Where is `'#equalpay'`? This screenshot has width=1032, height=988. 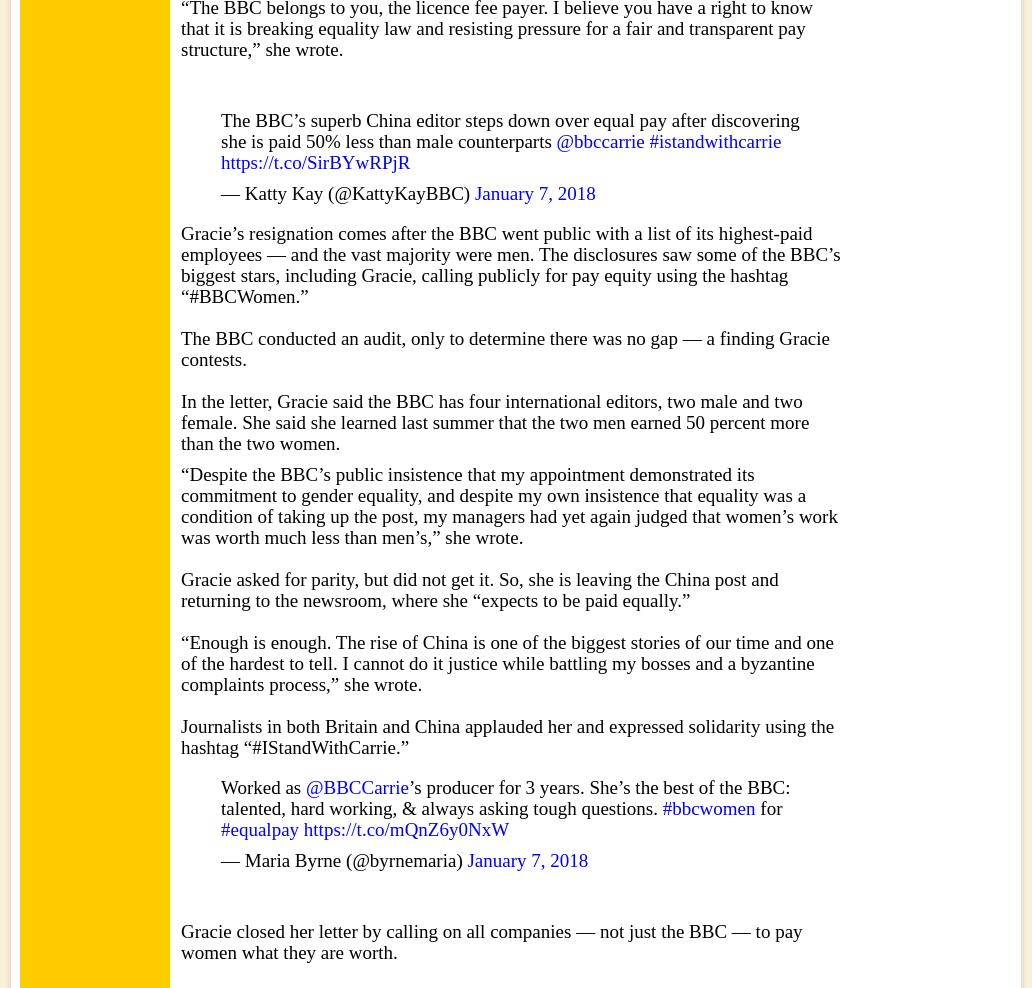
'#equalpay' is located at coordinates (259, 829).